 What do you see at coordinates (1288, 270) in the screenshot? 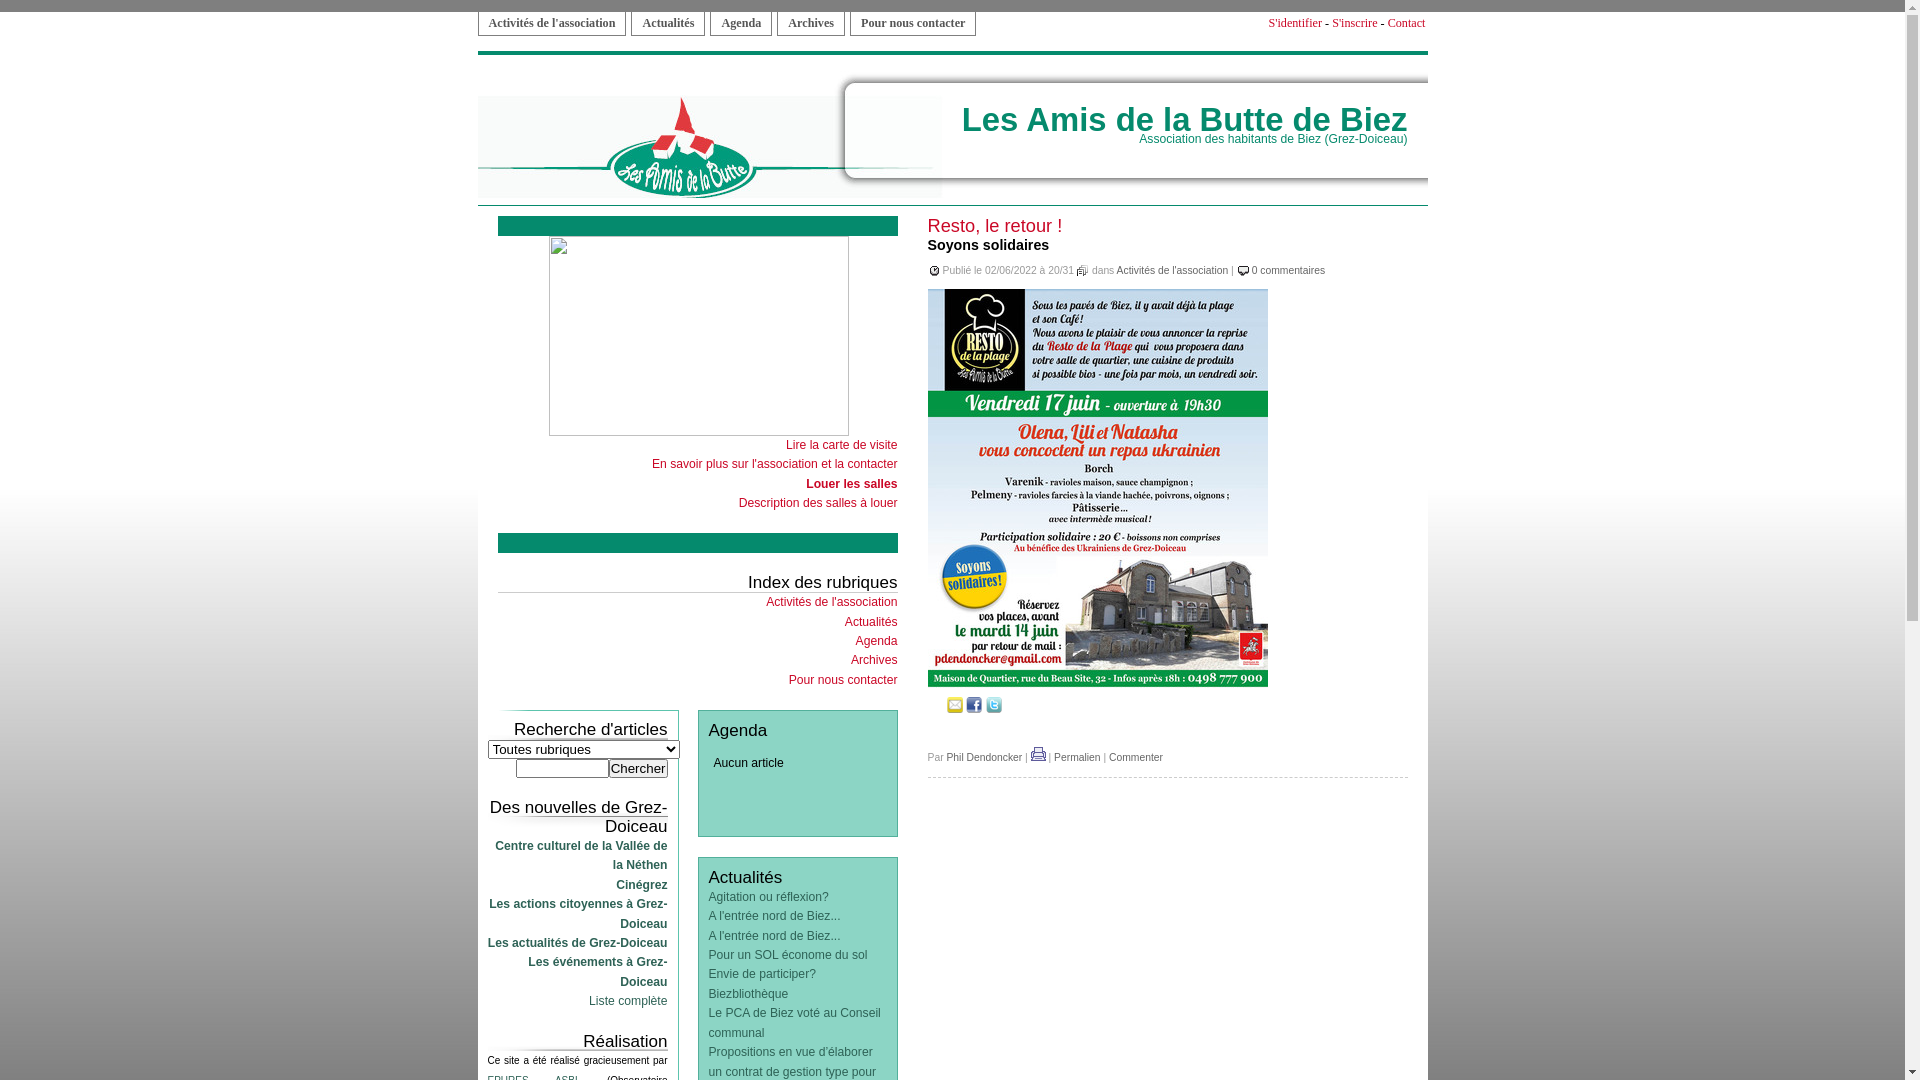
I see `'0 commentaires'` at bounding box center [1288, 270].